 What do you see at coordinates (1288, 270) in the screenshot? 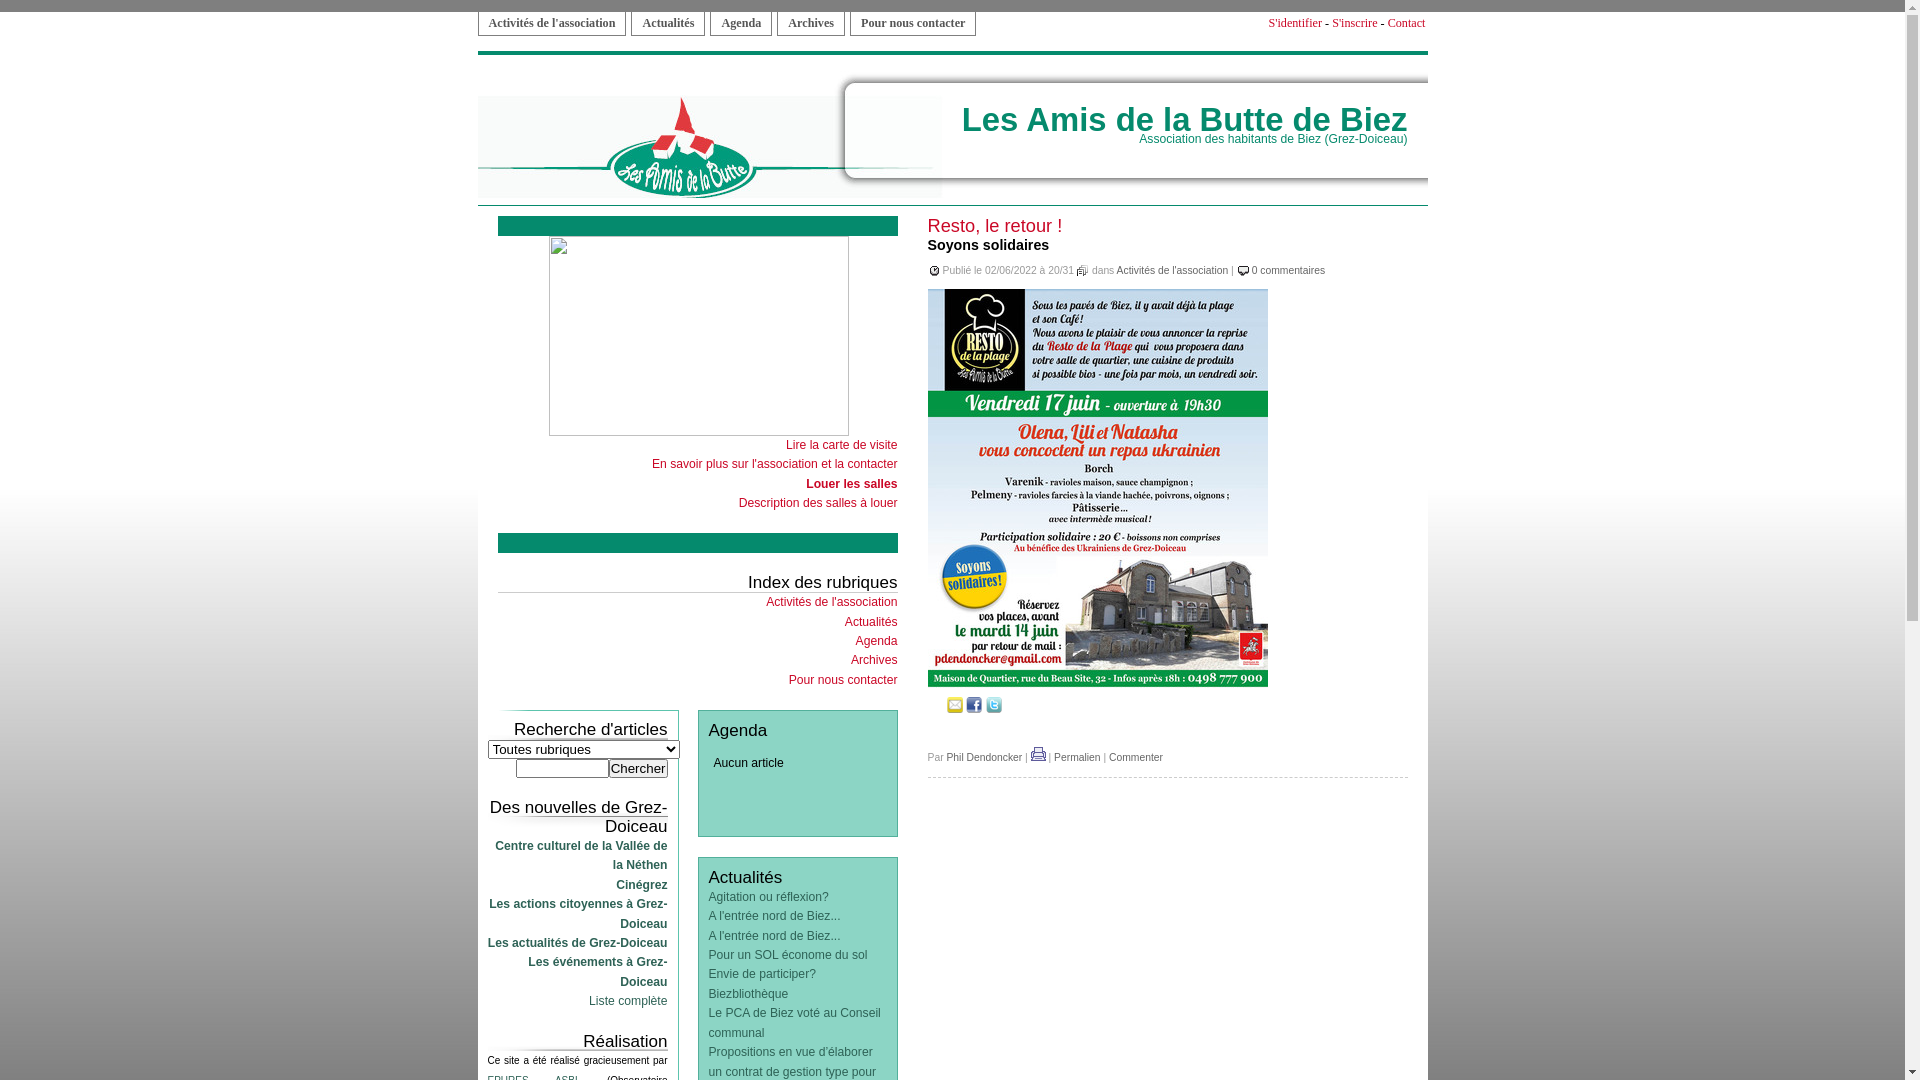
I see `'0 commentaires'` at bounding box center [1288, 270].